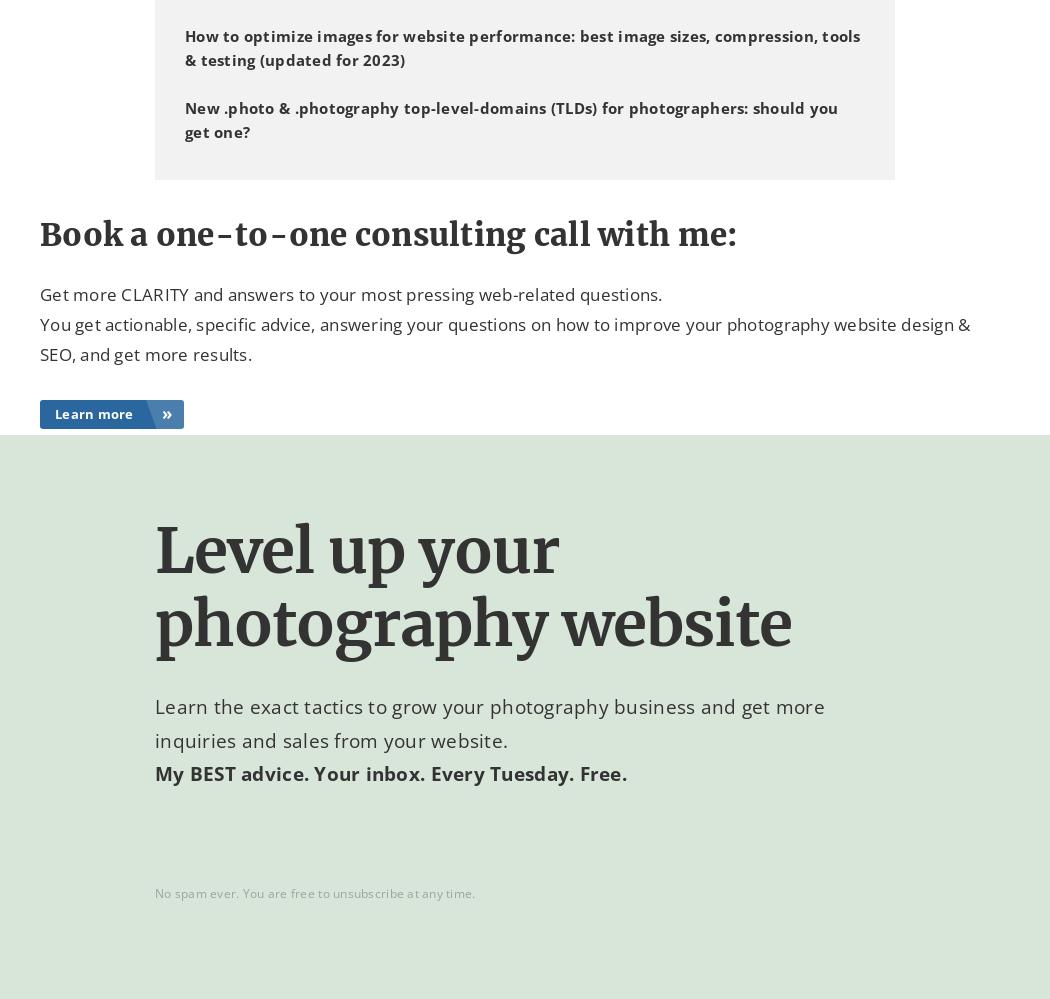  What do you see at coordinates (426, 706) in the screenshot?
I see `'Learn the exact tactics to grow your photography business'` at bounding box center [426, 706].